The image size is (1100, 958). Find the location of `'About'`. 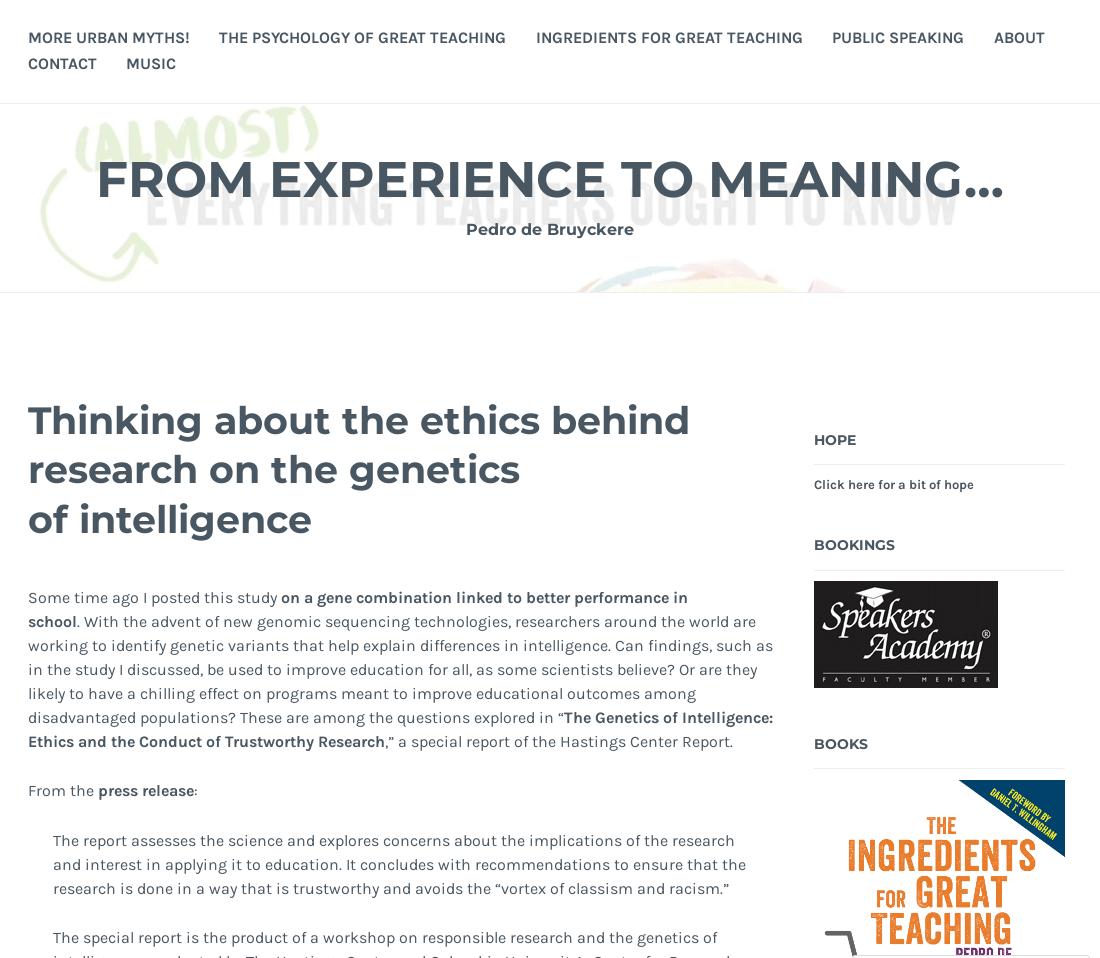

'About' is located at coordinates (1017, 35).